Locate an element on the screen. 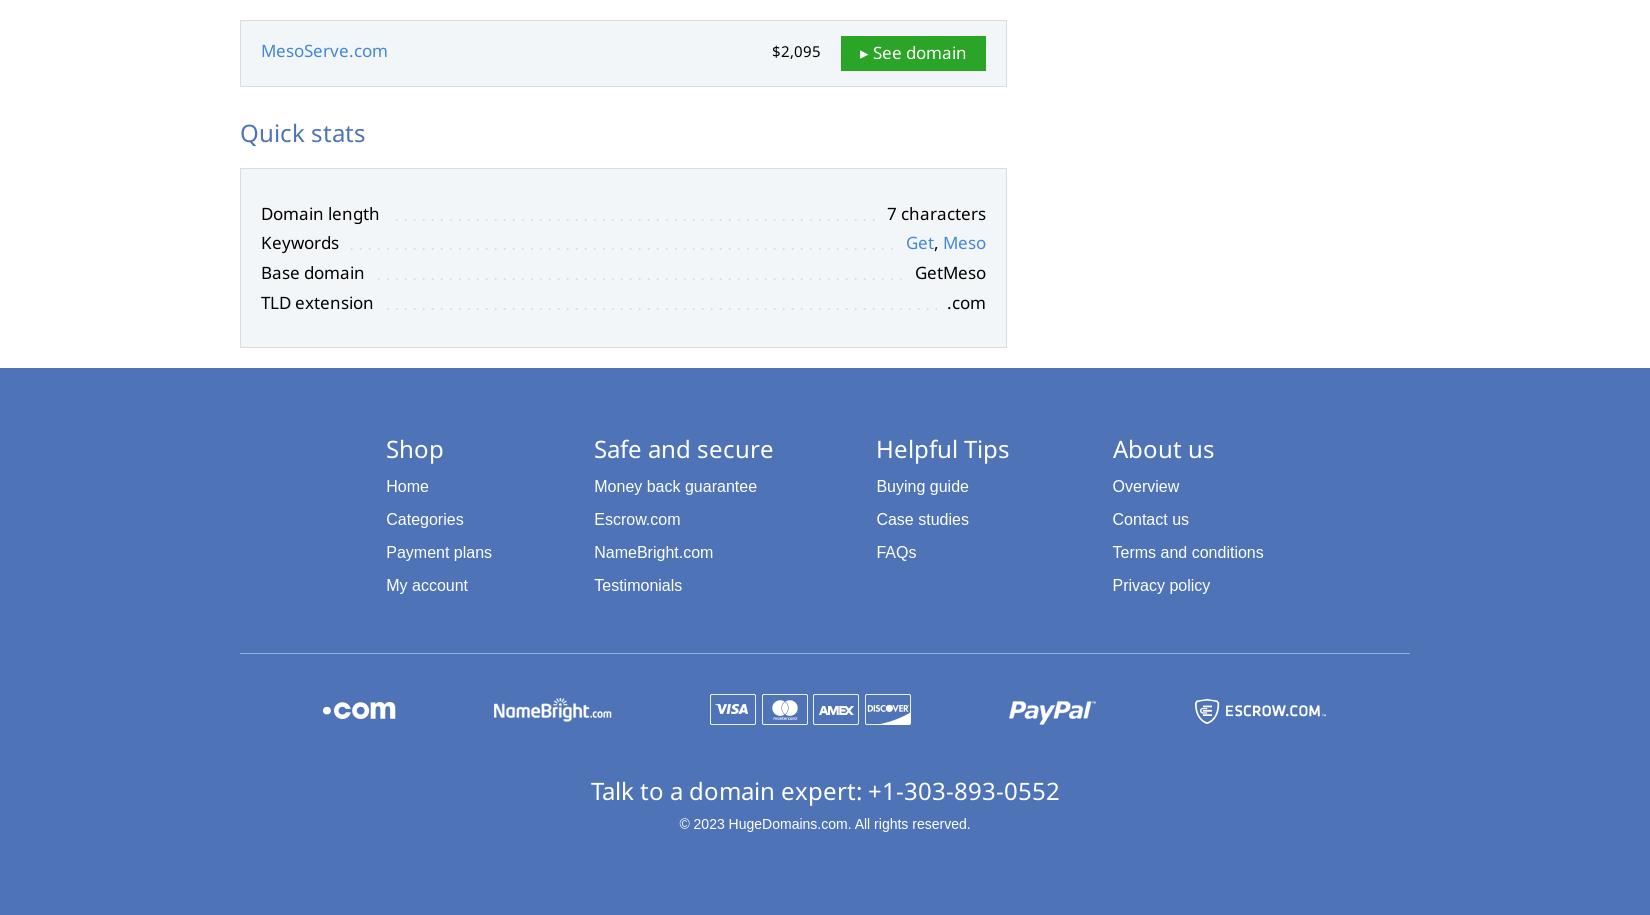 This screenshot has width=1650, height=915. 'Contact us' is located at coordinates (1150, 519).